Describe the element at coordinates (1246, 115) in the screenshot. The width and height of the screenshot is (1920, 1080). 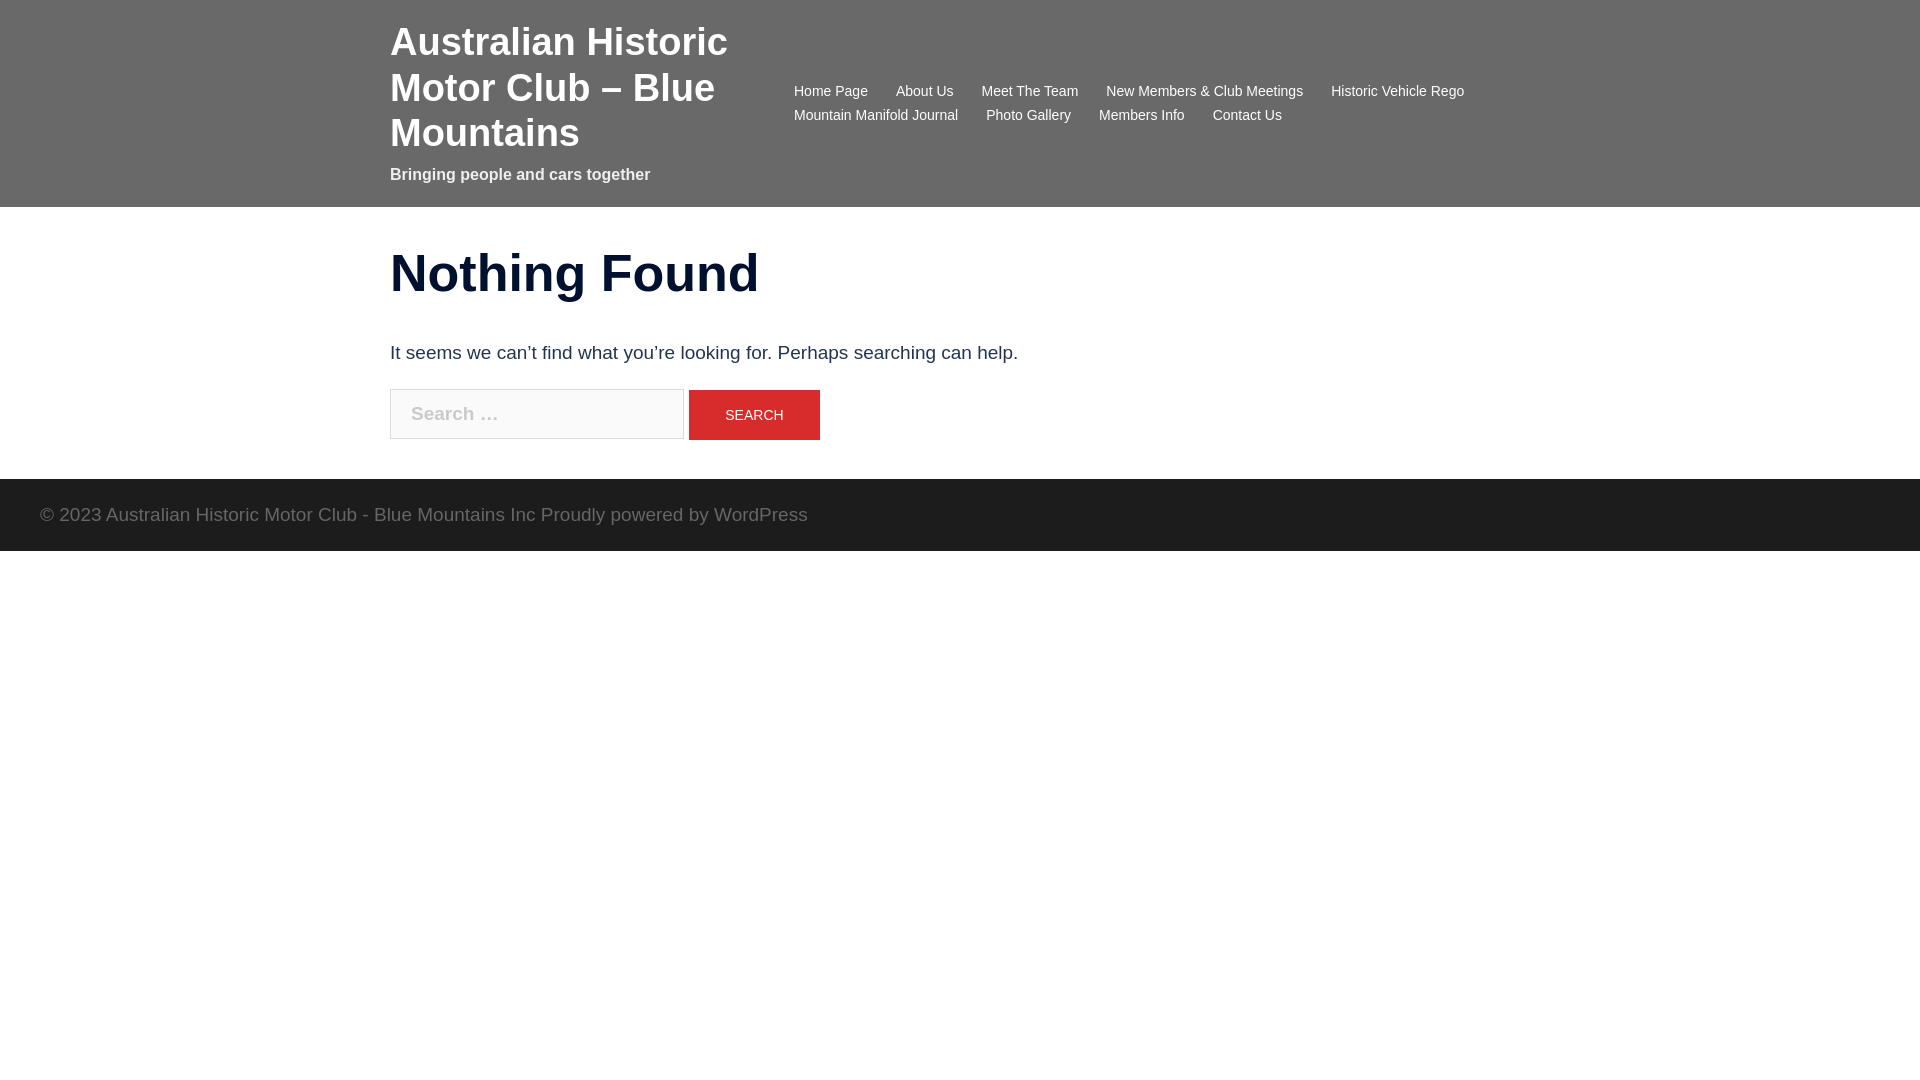
I see `'Contact Us'` at that location.